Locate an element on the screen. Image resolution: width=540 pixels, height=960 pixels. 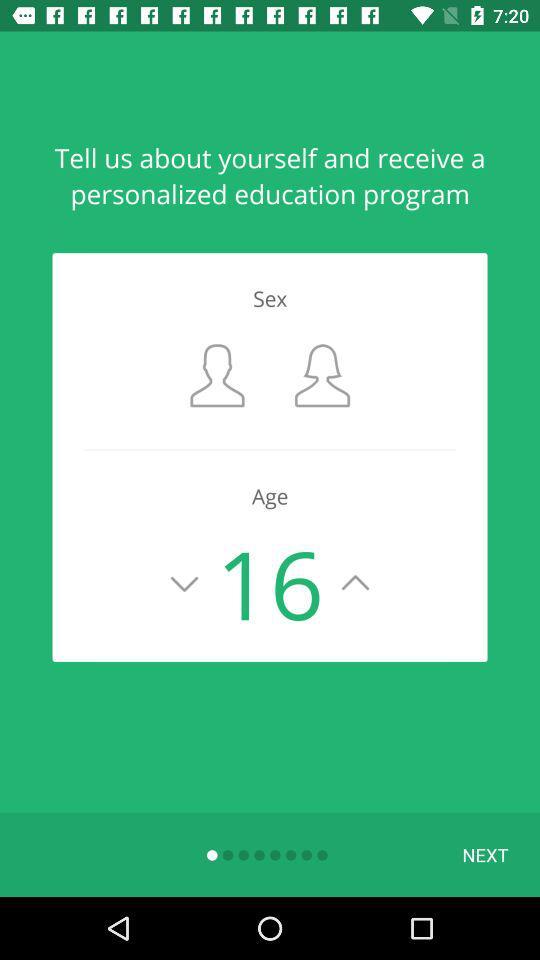
lower age is located at coordinates (184, 583).